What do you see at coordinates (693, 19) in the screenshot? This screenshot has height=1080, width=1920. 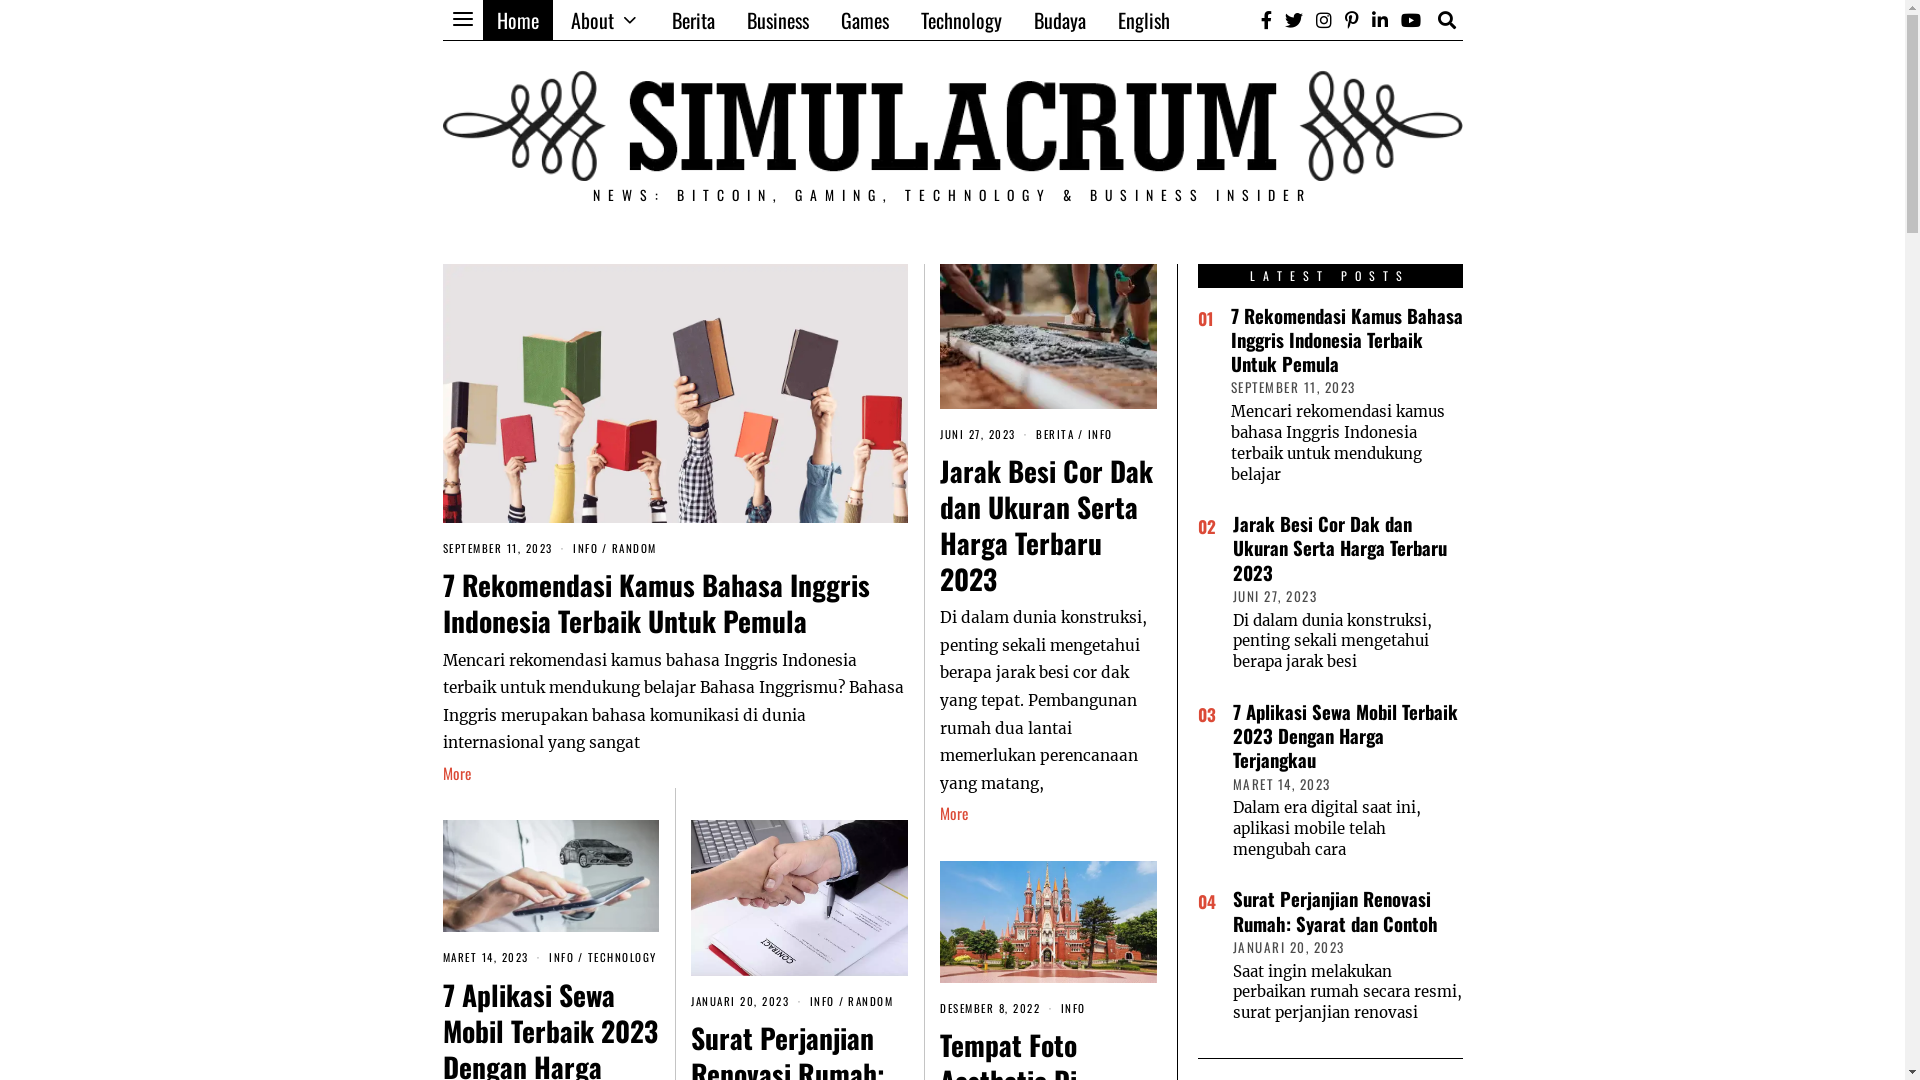 I see `'Berita'` at bounding box center [693, 19].